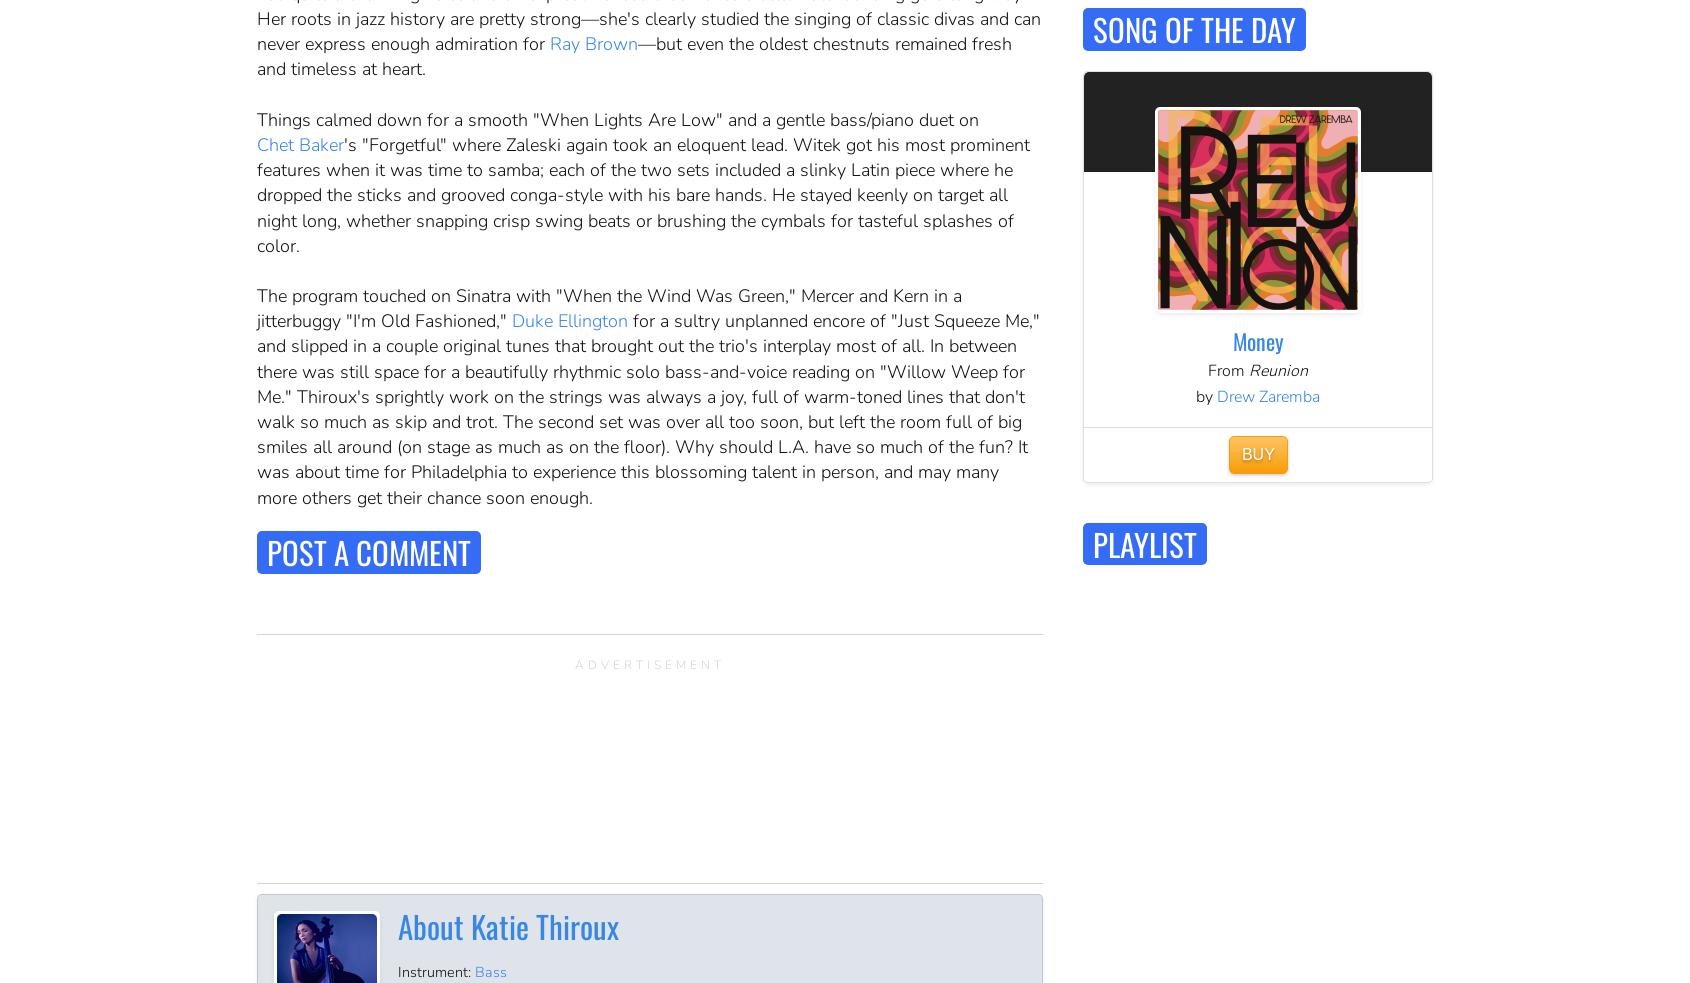 Image resolution: width=1690 pixels, height=983 pixels. Describe the element at coordinates (1205, 394) in the screenshot. I see `'by'` at that location.